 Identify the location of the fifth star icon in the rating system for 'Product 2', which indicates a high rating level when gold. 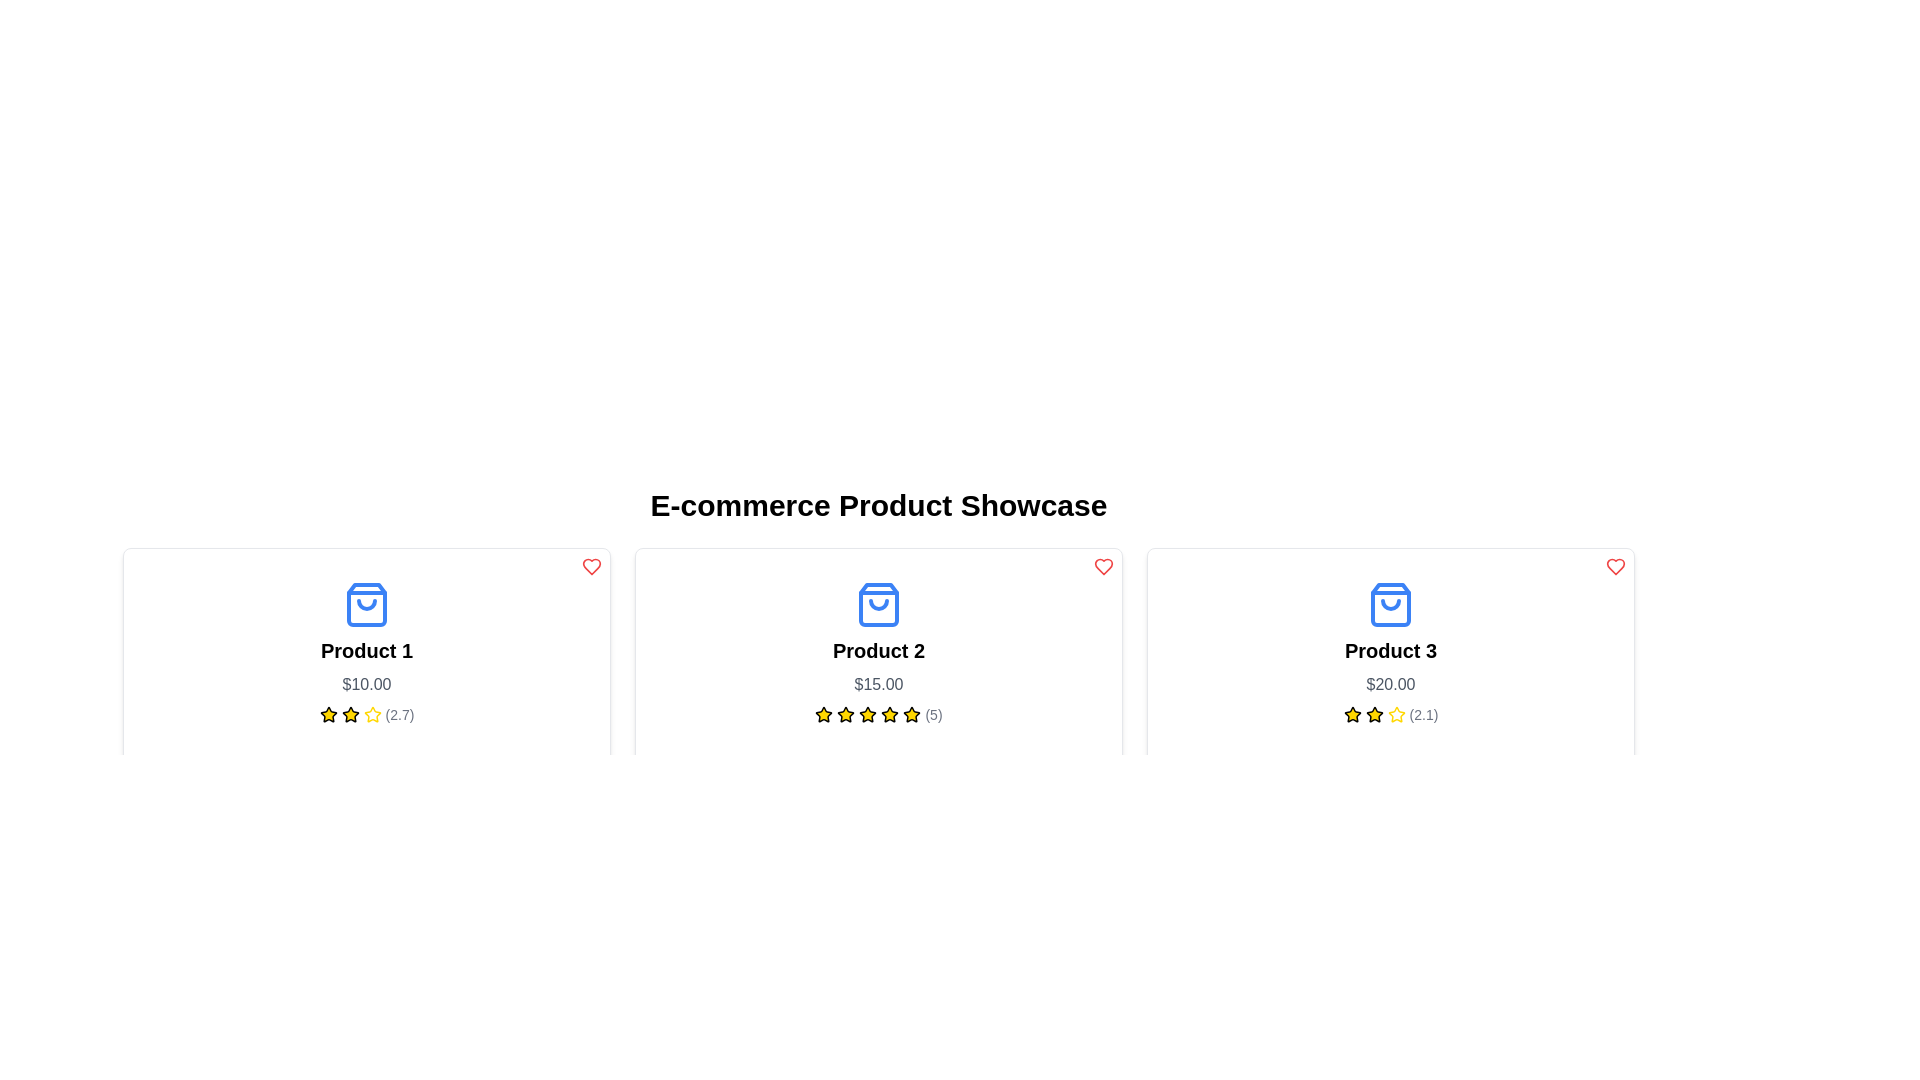
(911, 713).